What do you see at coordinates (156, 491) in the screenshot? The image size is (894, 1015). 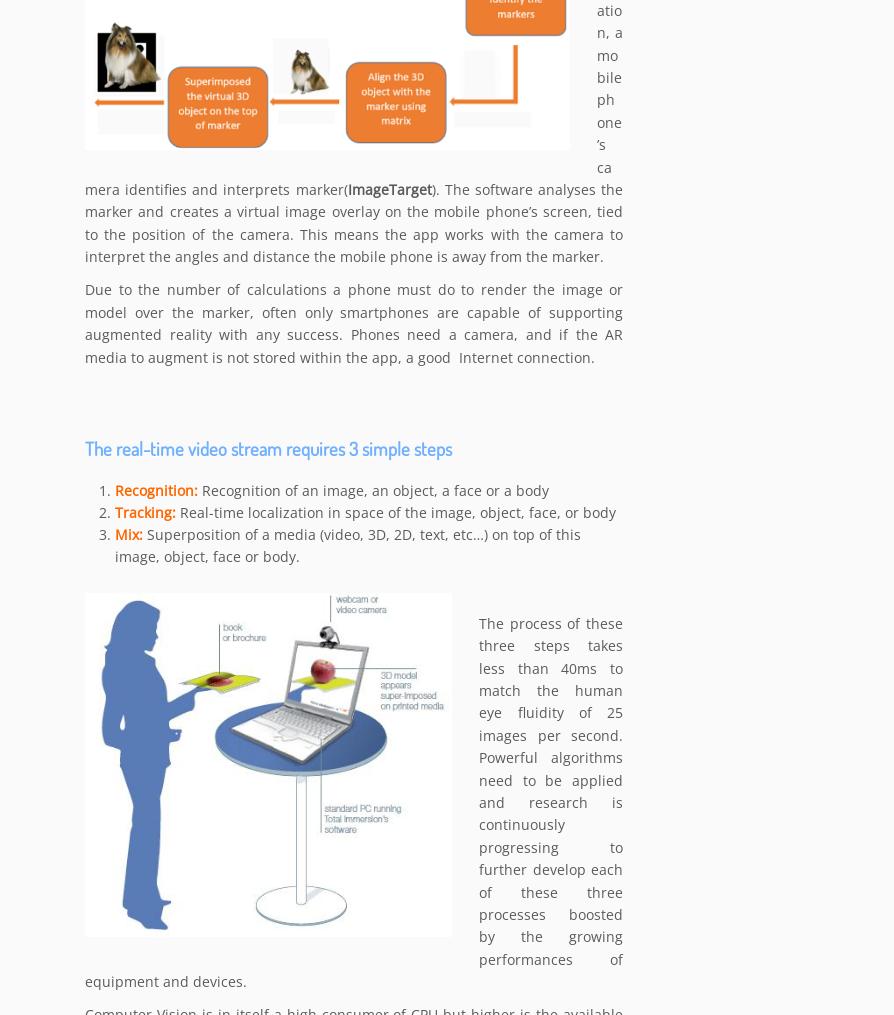 I see `'Recognition:'` at bounding box center [156, 491].